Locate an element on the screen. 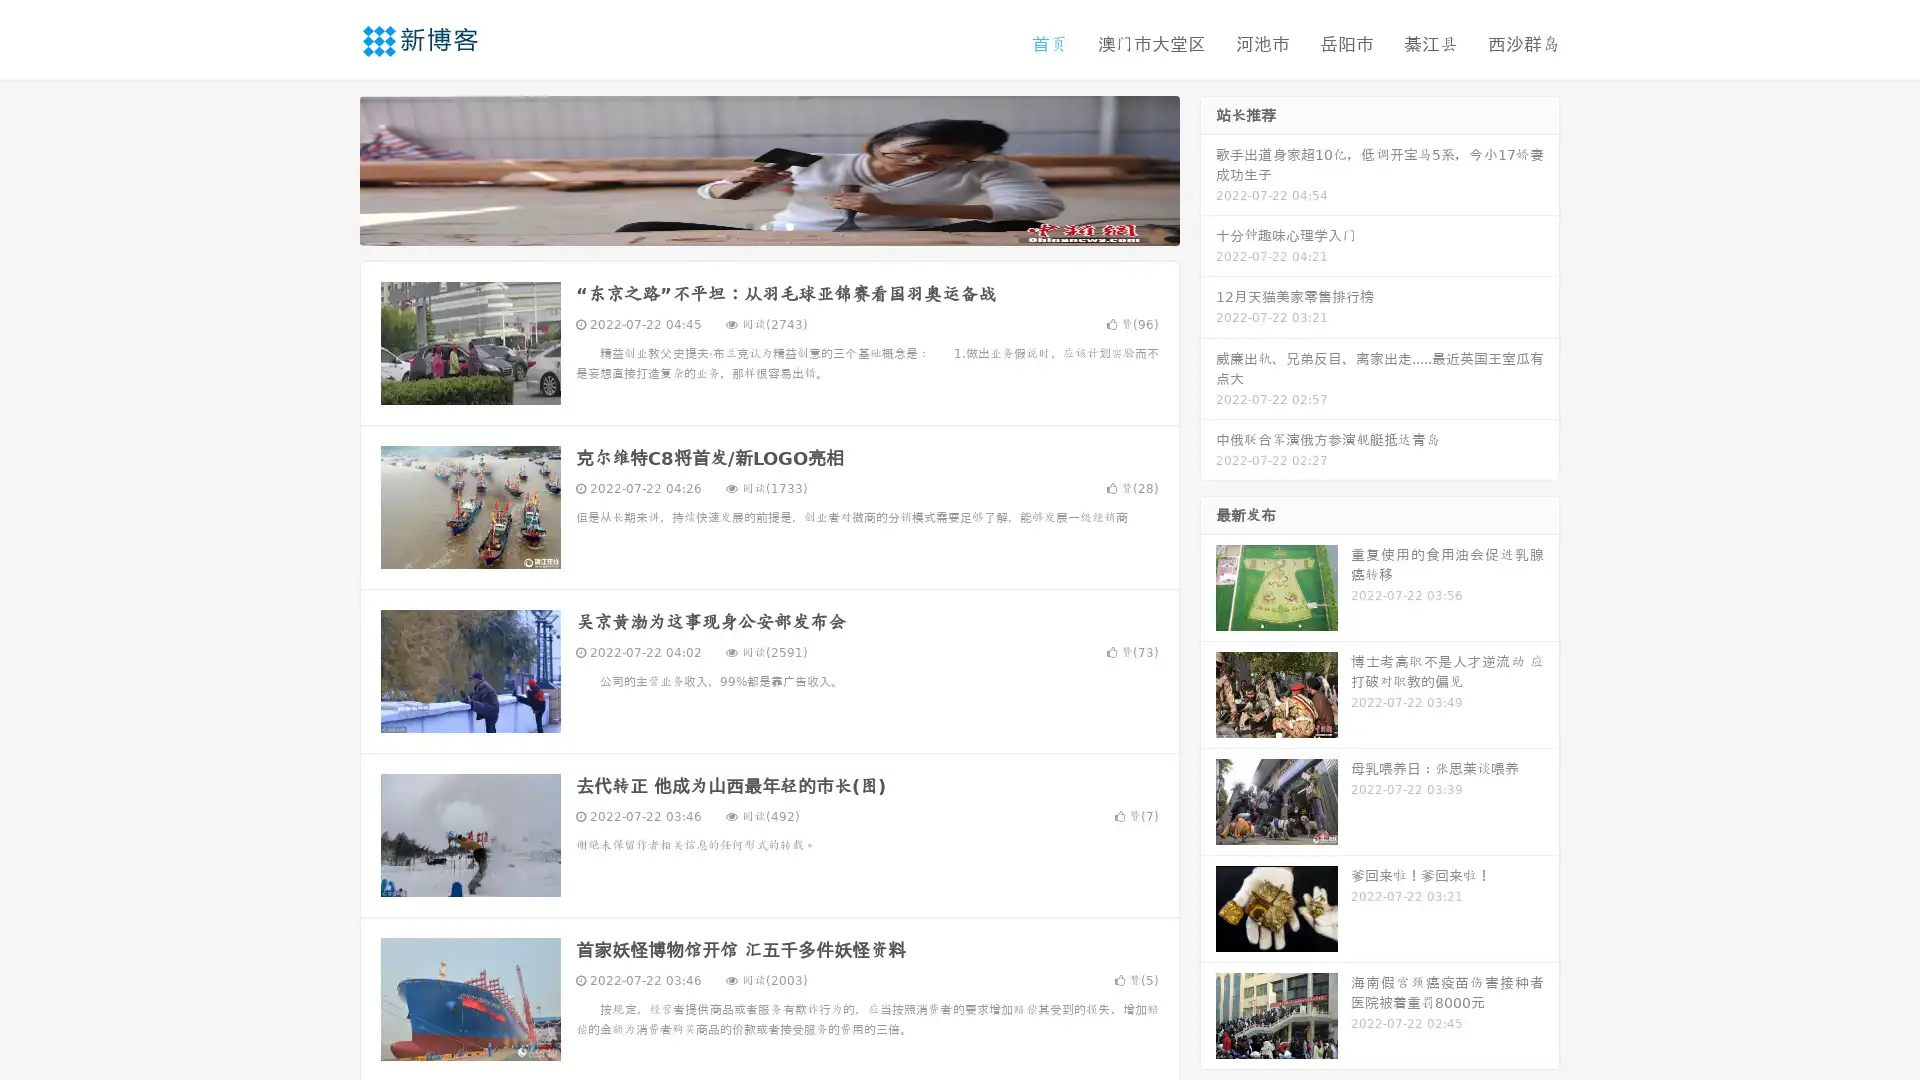 The height and width of the screenshot is (1080, 1920). Go to slide 2 is located at coordinates (768, 225).